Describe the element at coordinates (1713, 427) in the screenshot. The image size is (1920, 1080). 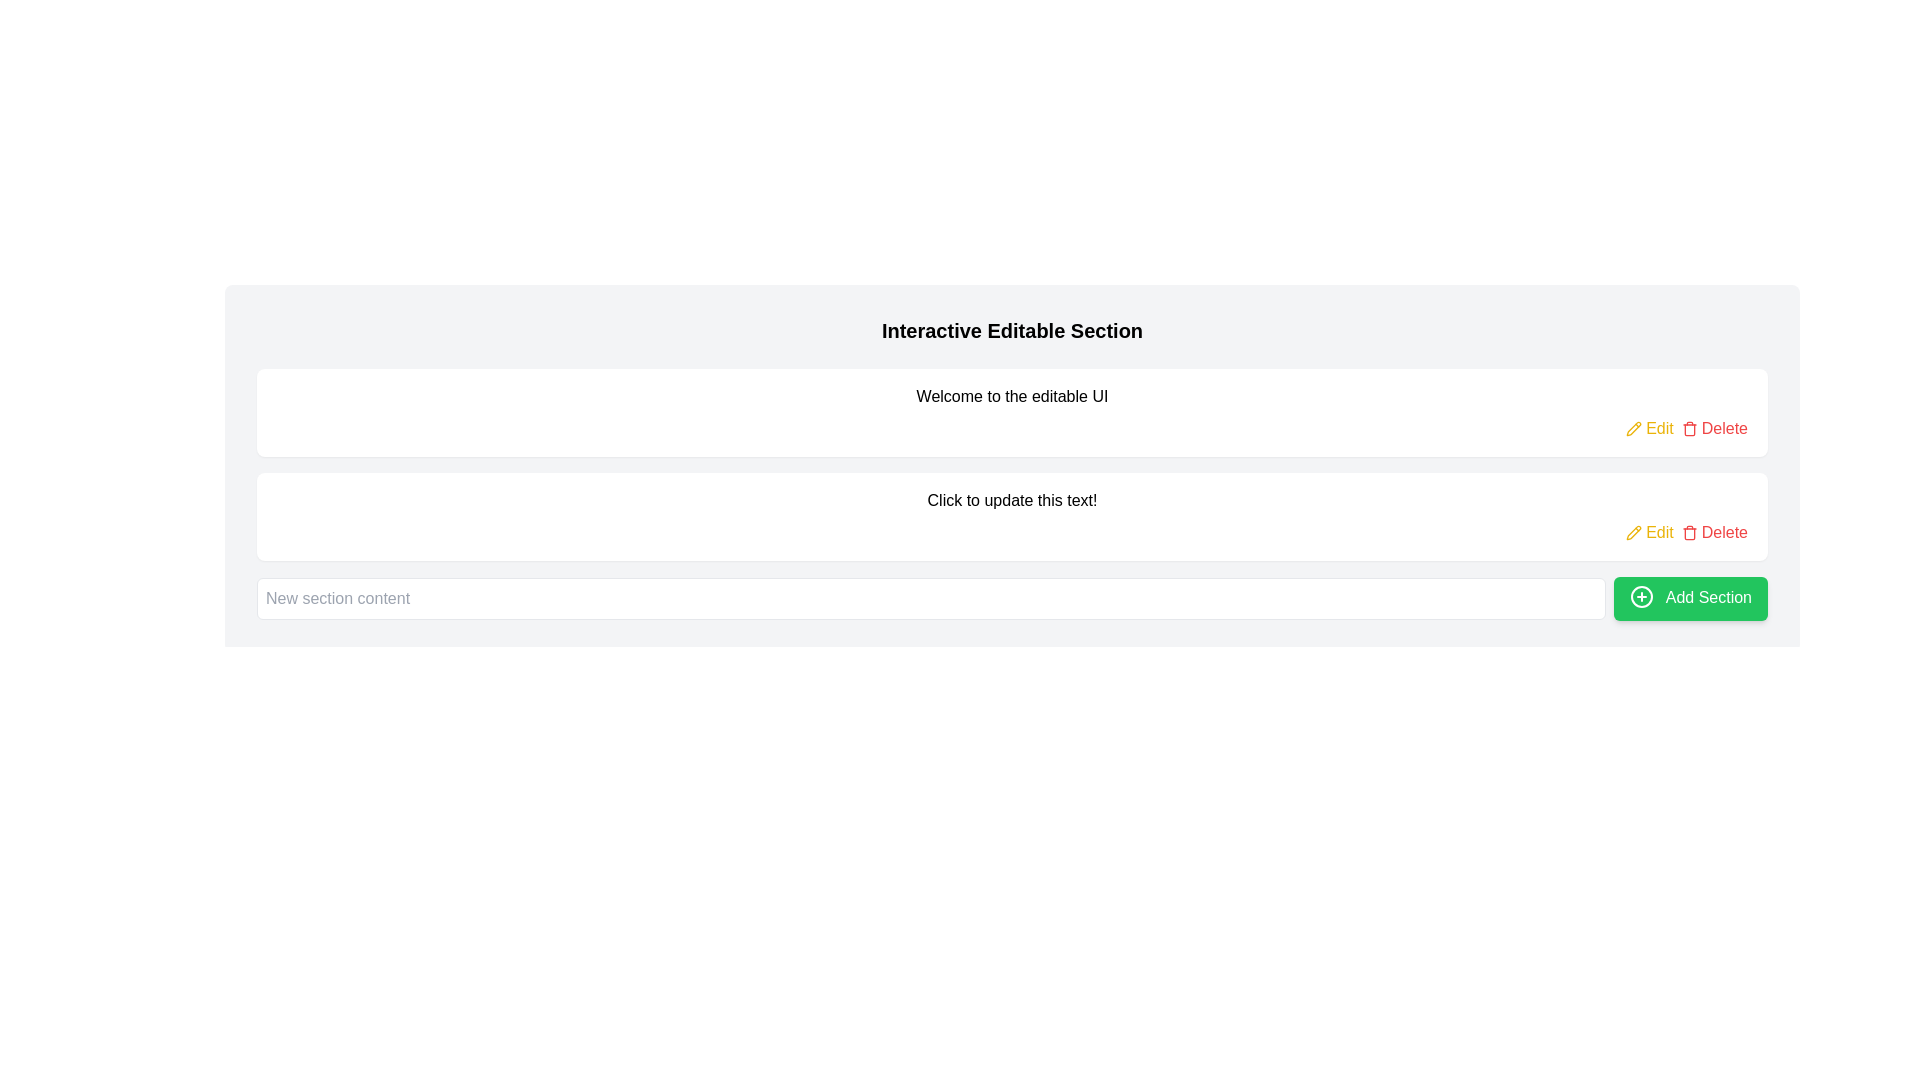
I see `the 'Delete' button located on the right-hand side, which is the second button in the group below the 'Click to update this text!' label, to change its color shade` at that location.